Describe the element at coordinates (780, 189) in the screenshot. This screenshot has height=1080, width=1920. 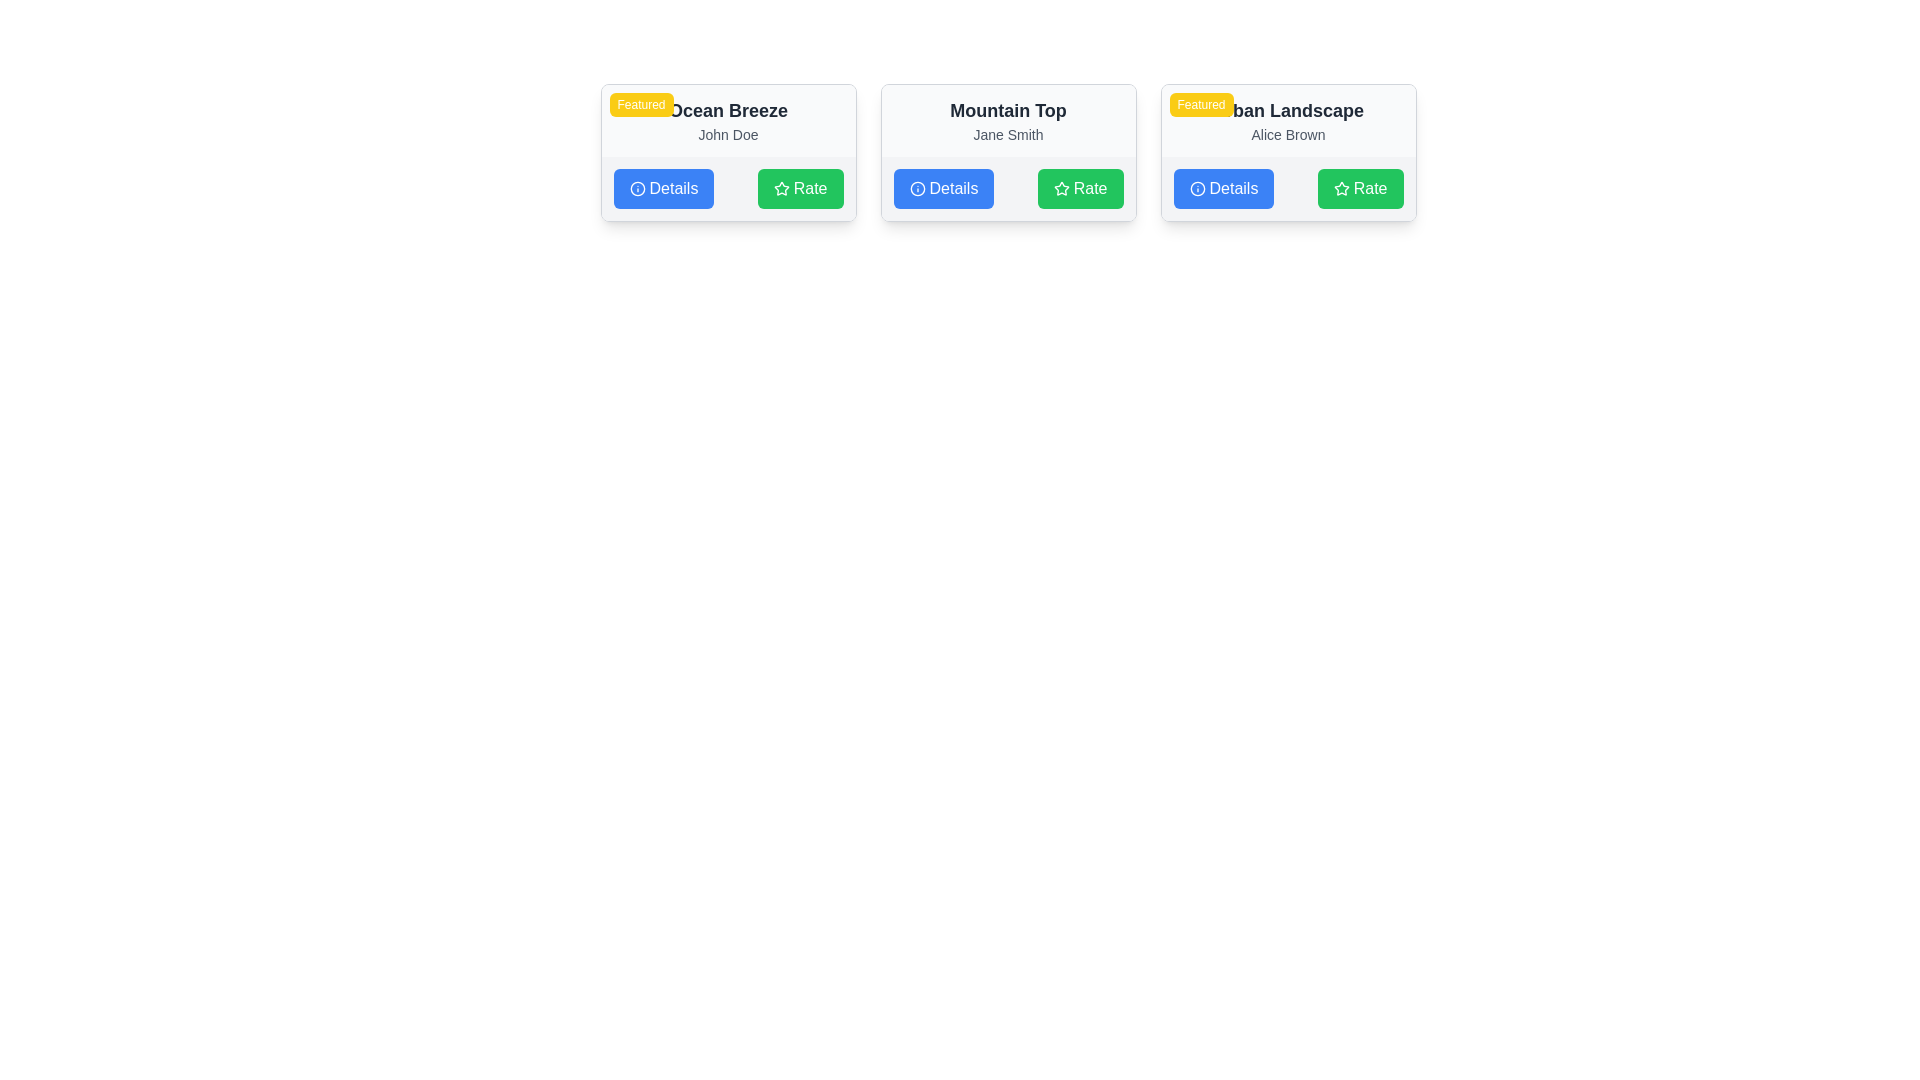
I see `the rating icon within the 'Rate' button of the 'Ocean Breeze' card` at that location.